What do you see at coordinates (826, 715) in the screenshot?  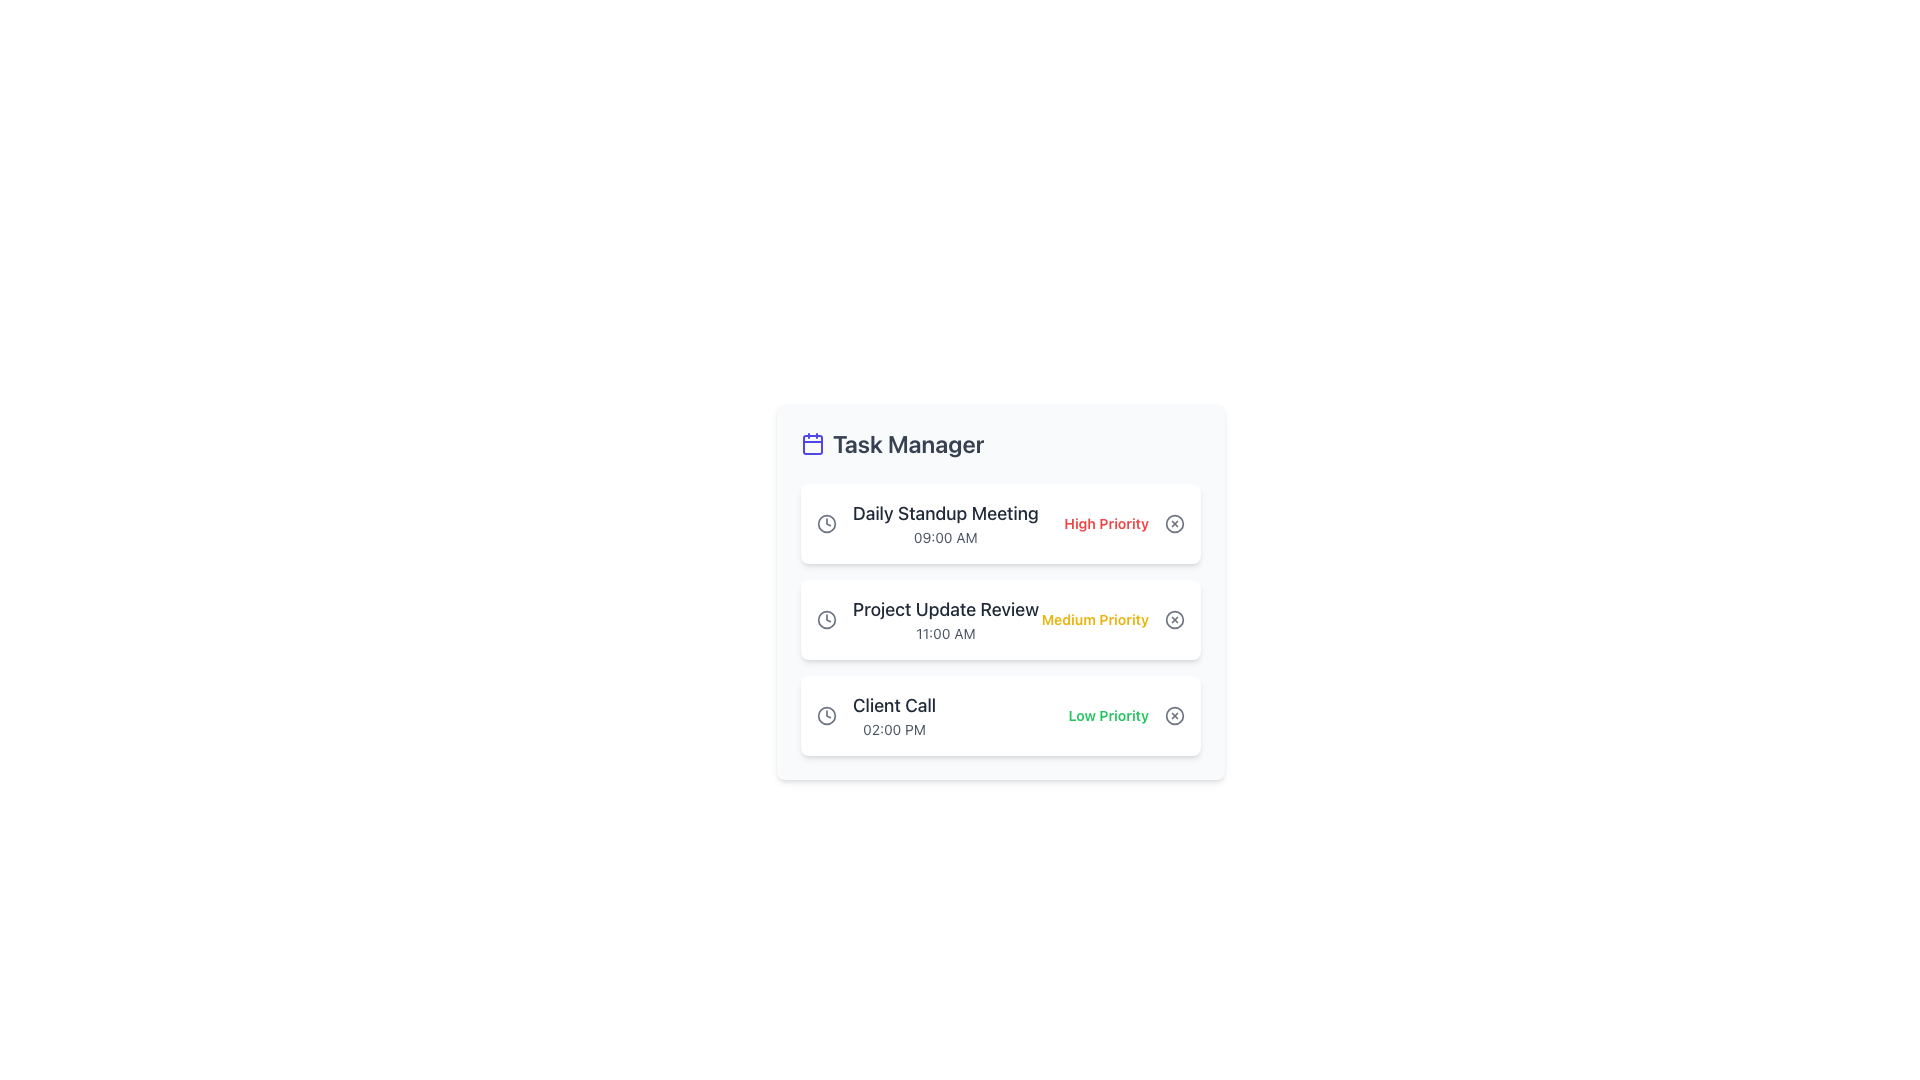 I see `the clock icon representing the time indicator for the 'Client Call' task scheduled at '02:00 PM' in the Task Manager interface` at bounding box center [826, 715].